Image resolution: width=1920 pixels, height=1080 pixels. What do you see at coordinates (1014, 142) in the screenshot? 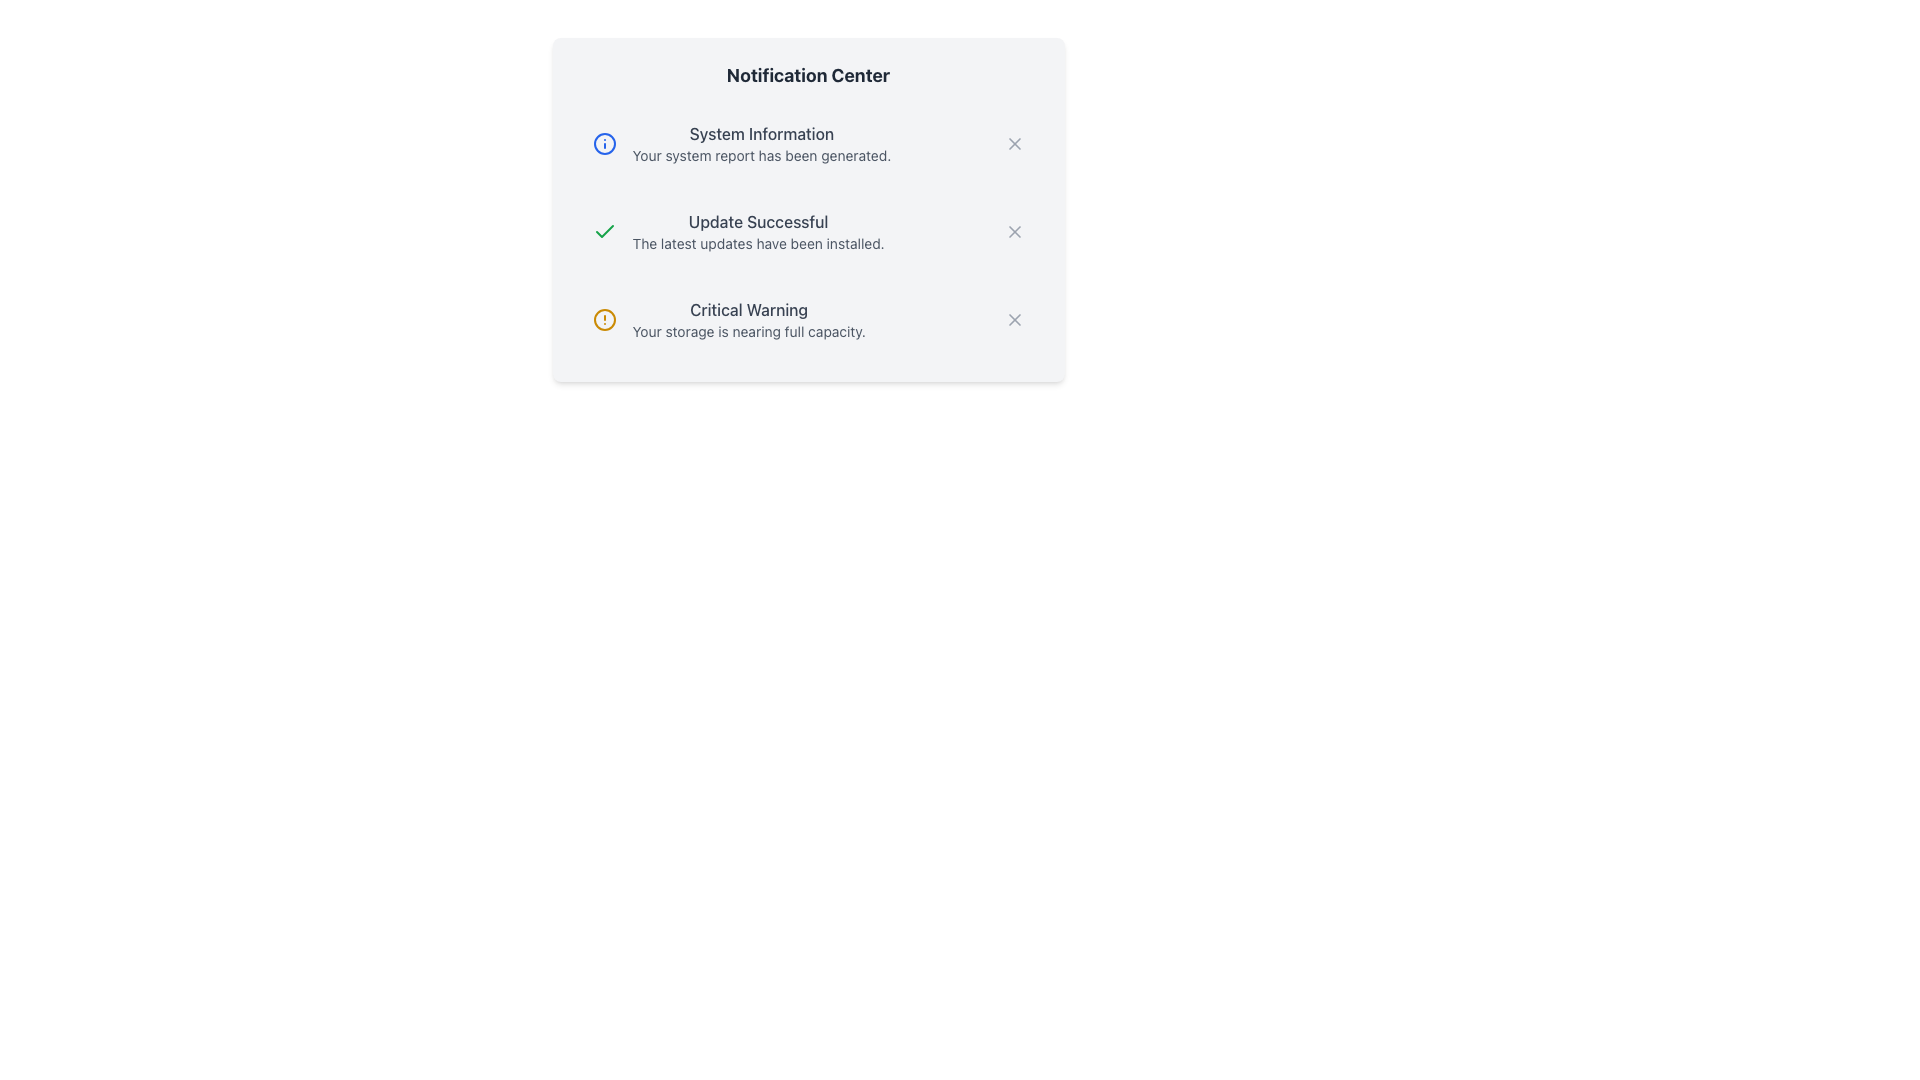
I see `the close button of the 'System Information' notification` at bounding box center [1014, 142].